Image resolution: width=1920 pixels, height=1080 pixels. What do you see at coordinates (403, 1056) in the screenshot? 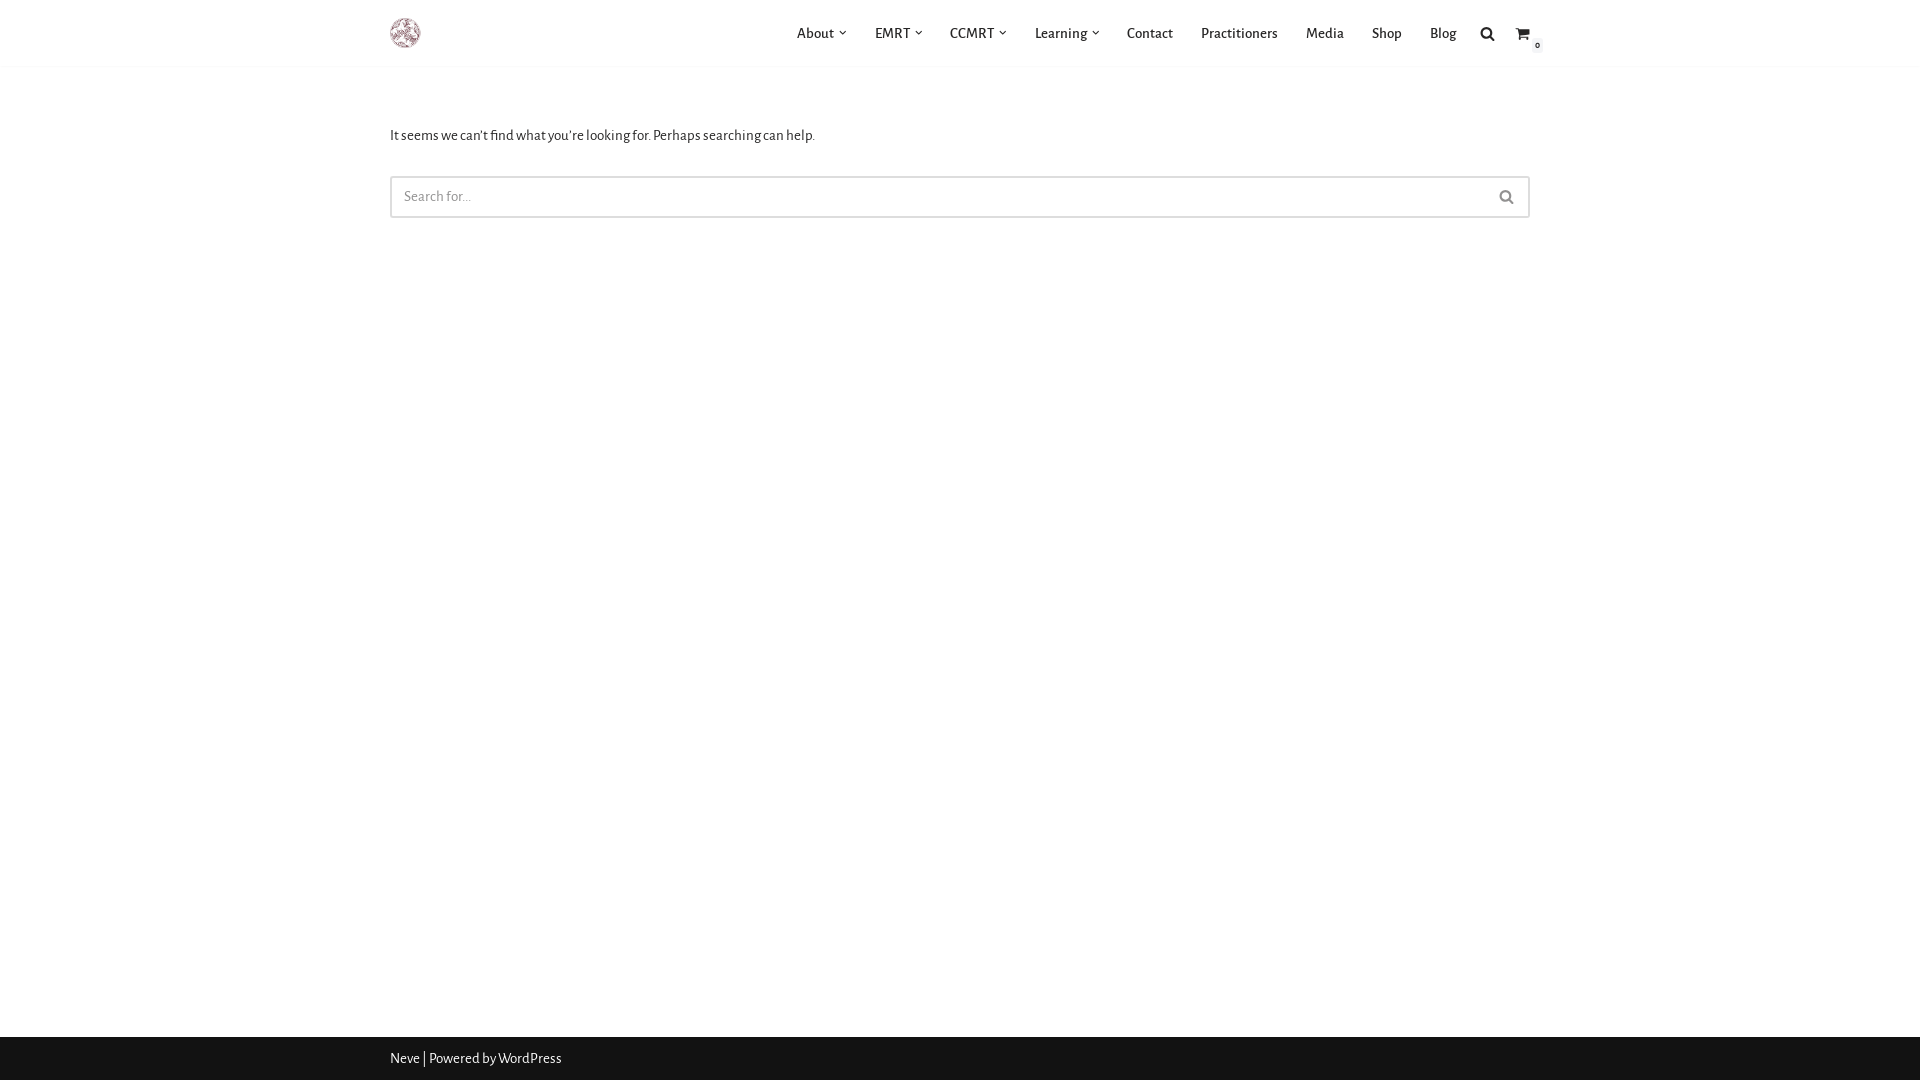
I see `'Neve'` at bounding box center [403, 1056].